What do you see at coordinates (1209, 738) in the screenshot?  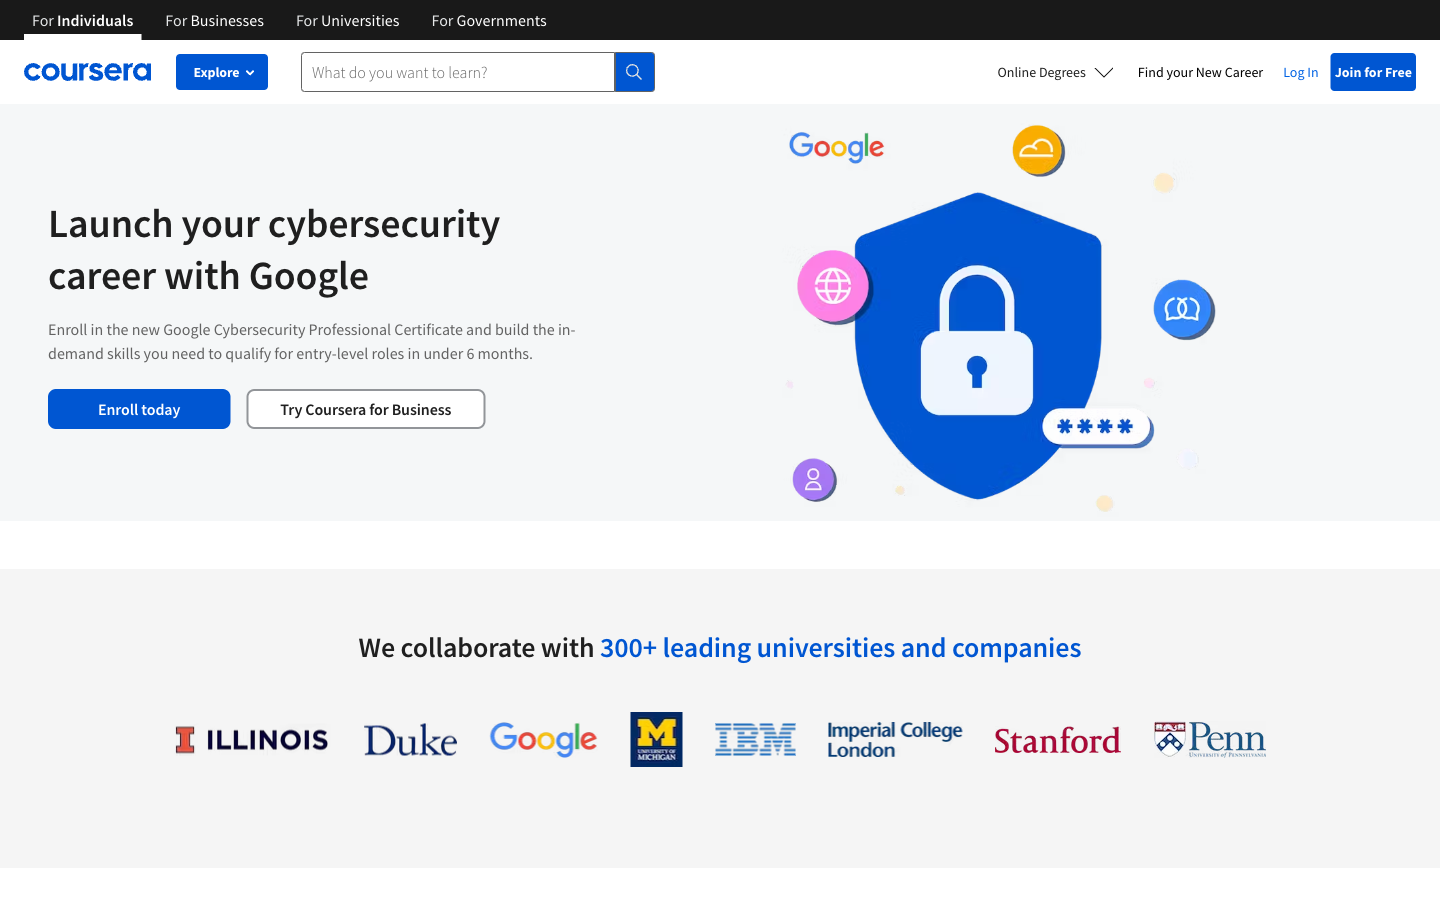 I see `See details of University of Pennsylvania` at bounding box center [1209, 738].